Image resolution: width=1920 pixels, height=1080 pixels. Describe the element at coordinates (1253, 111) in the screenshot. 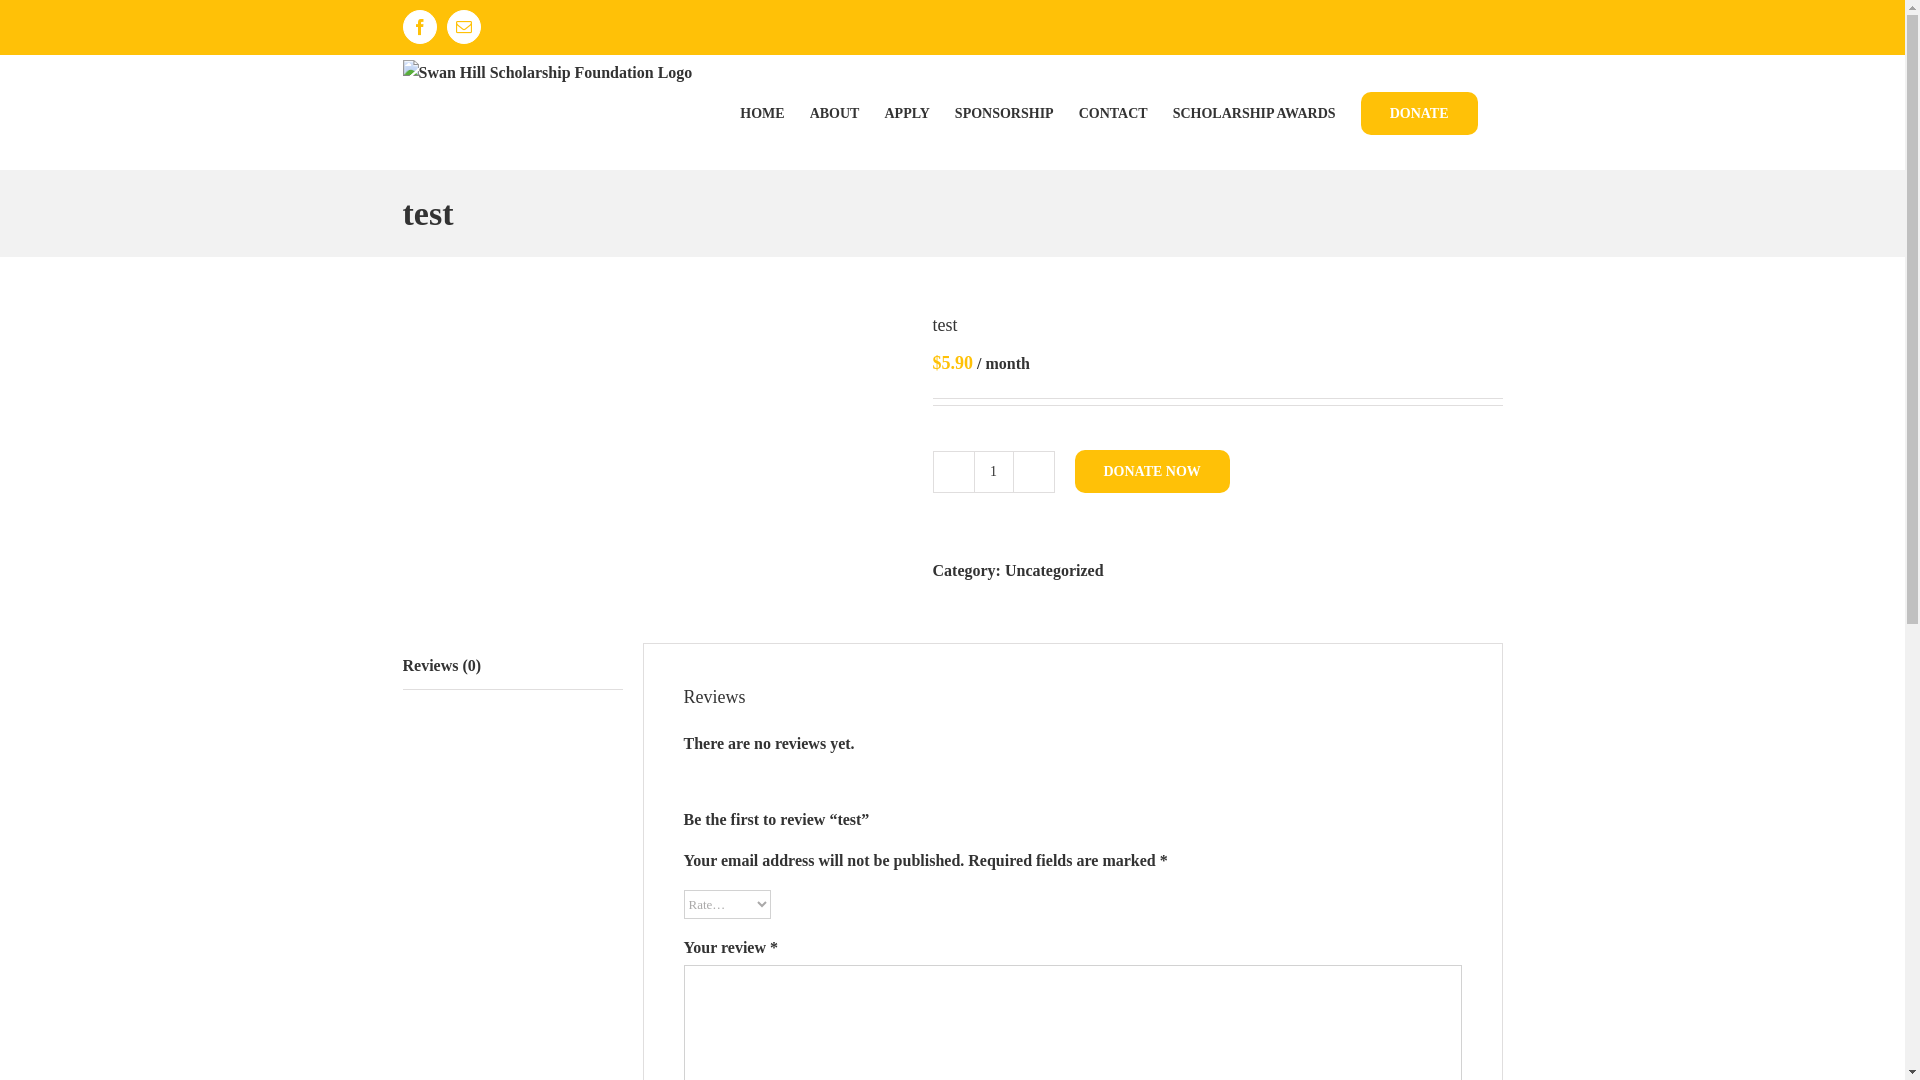

I see `'SCHOLARSHIP AWARDS'` at that location.